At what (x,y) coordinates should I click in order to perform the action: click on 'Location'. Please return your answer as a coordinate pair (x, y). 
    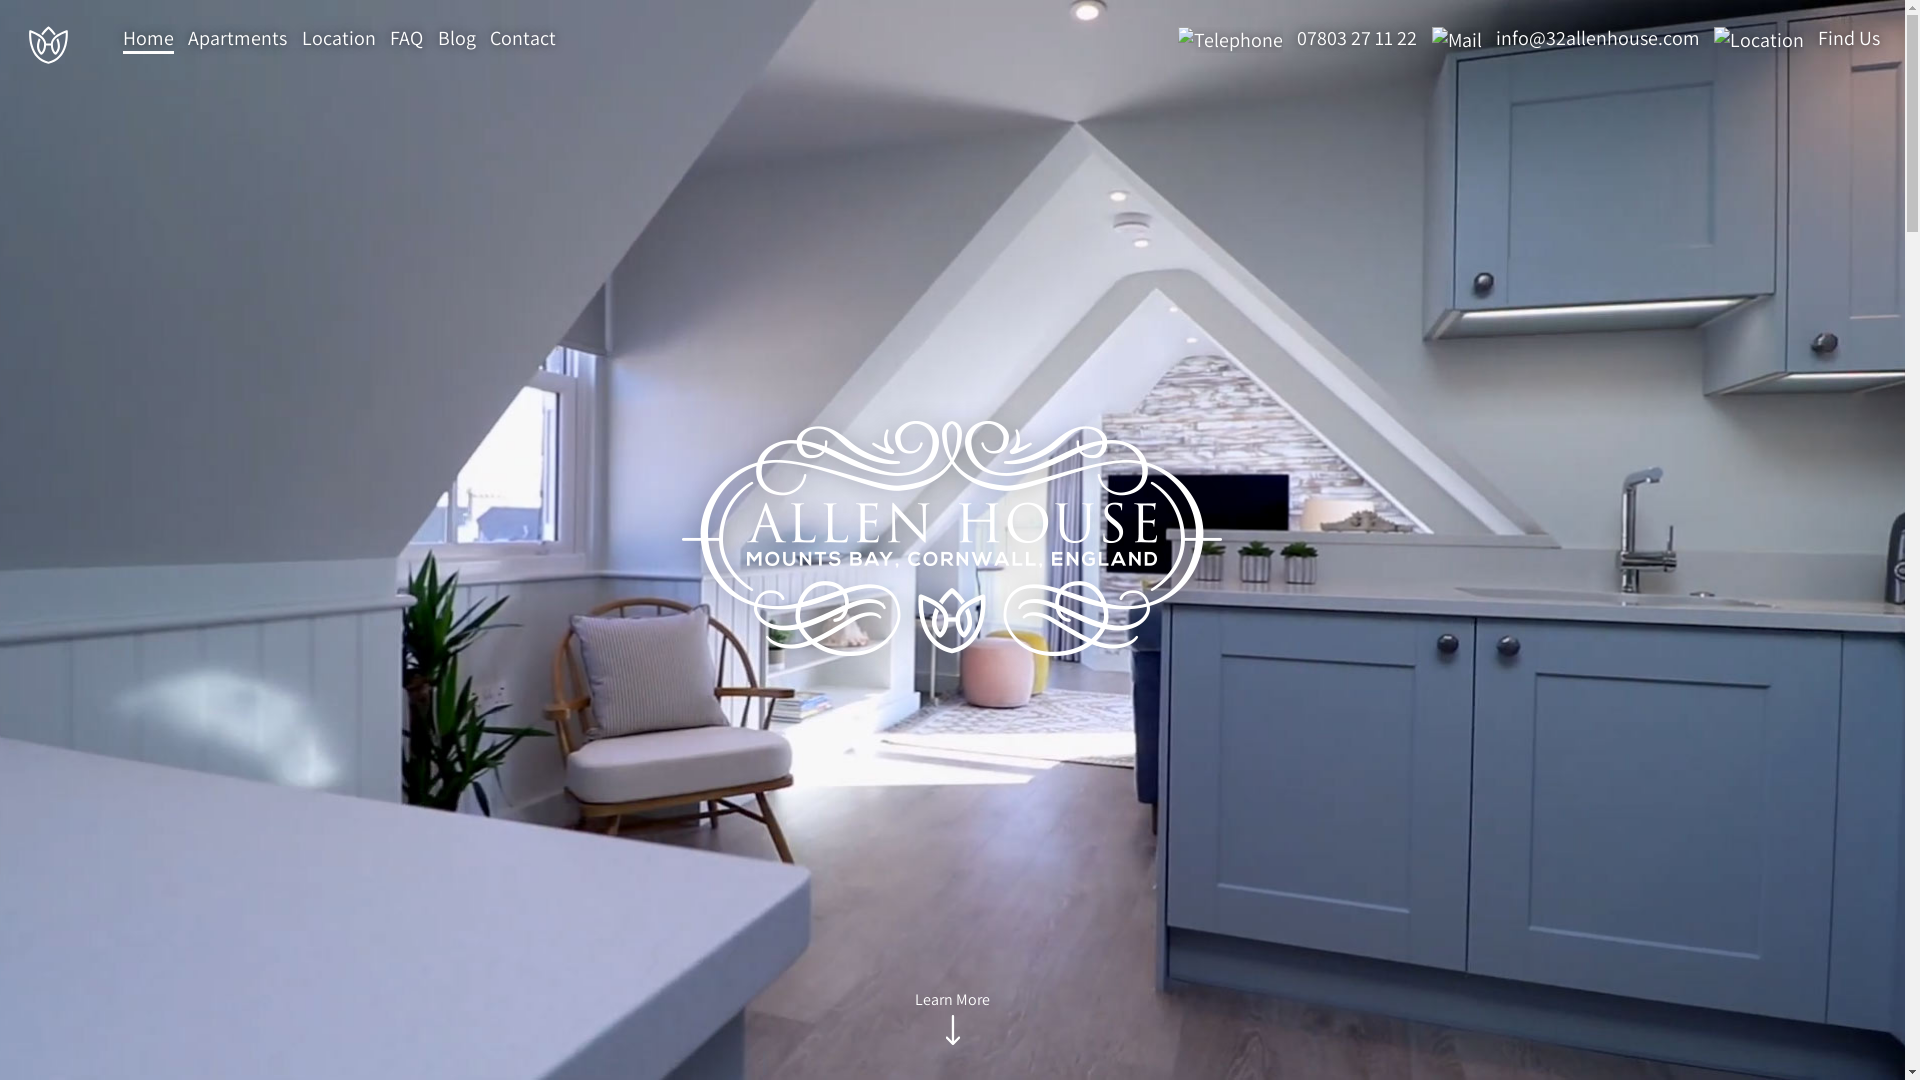
    Looking at the image, I should click on (301, 39).